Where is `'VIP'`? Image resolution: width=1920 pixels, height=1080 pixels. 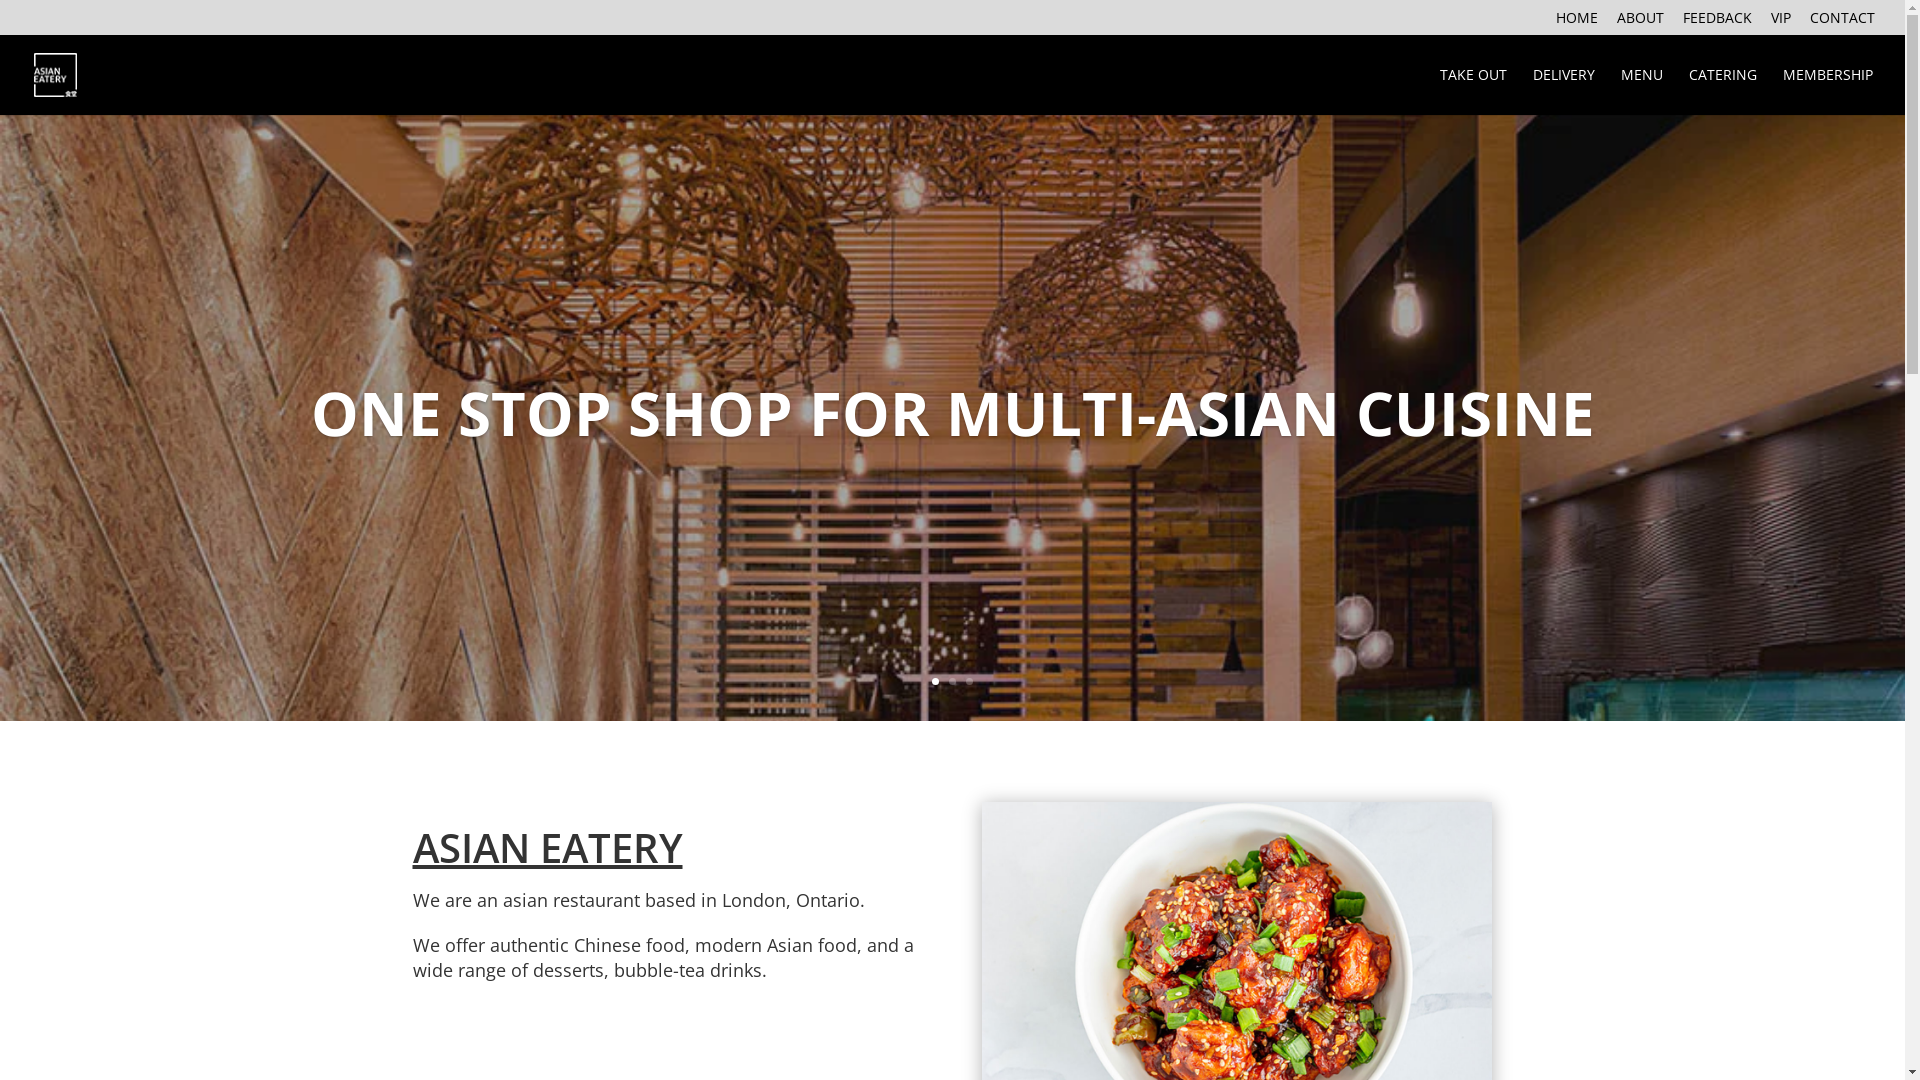 'VIP' is located at coordinates (1771, 22).